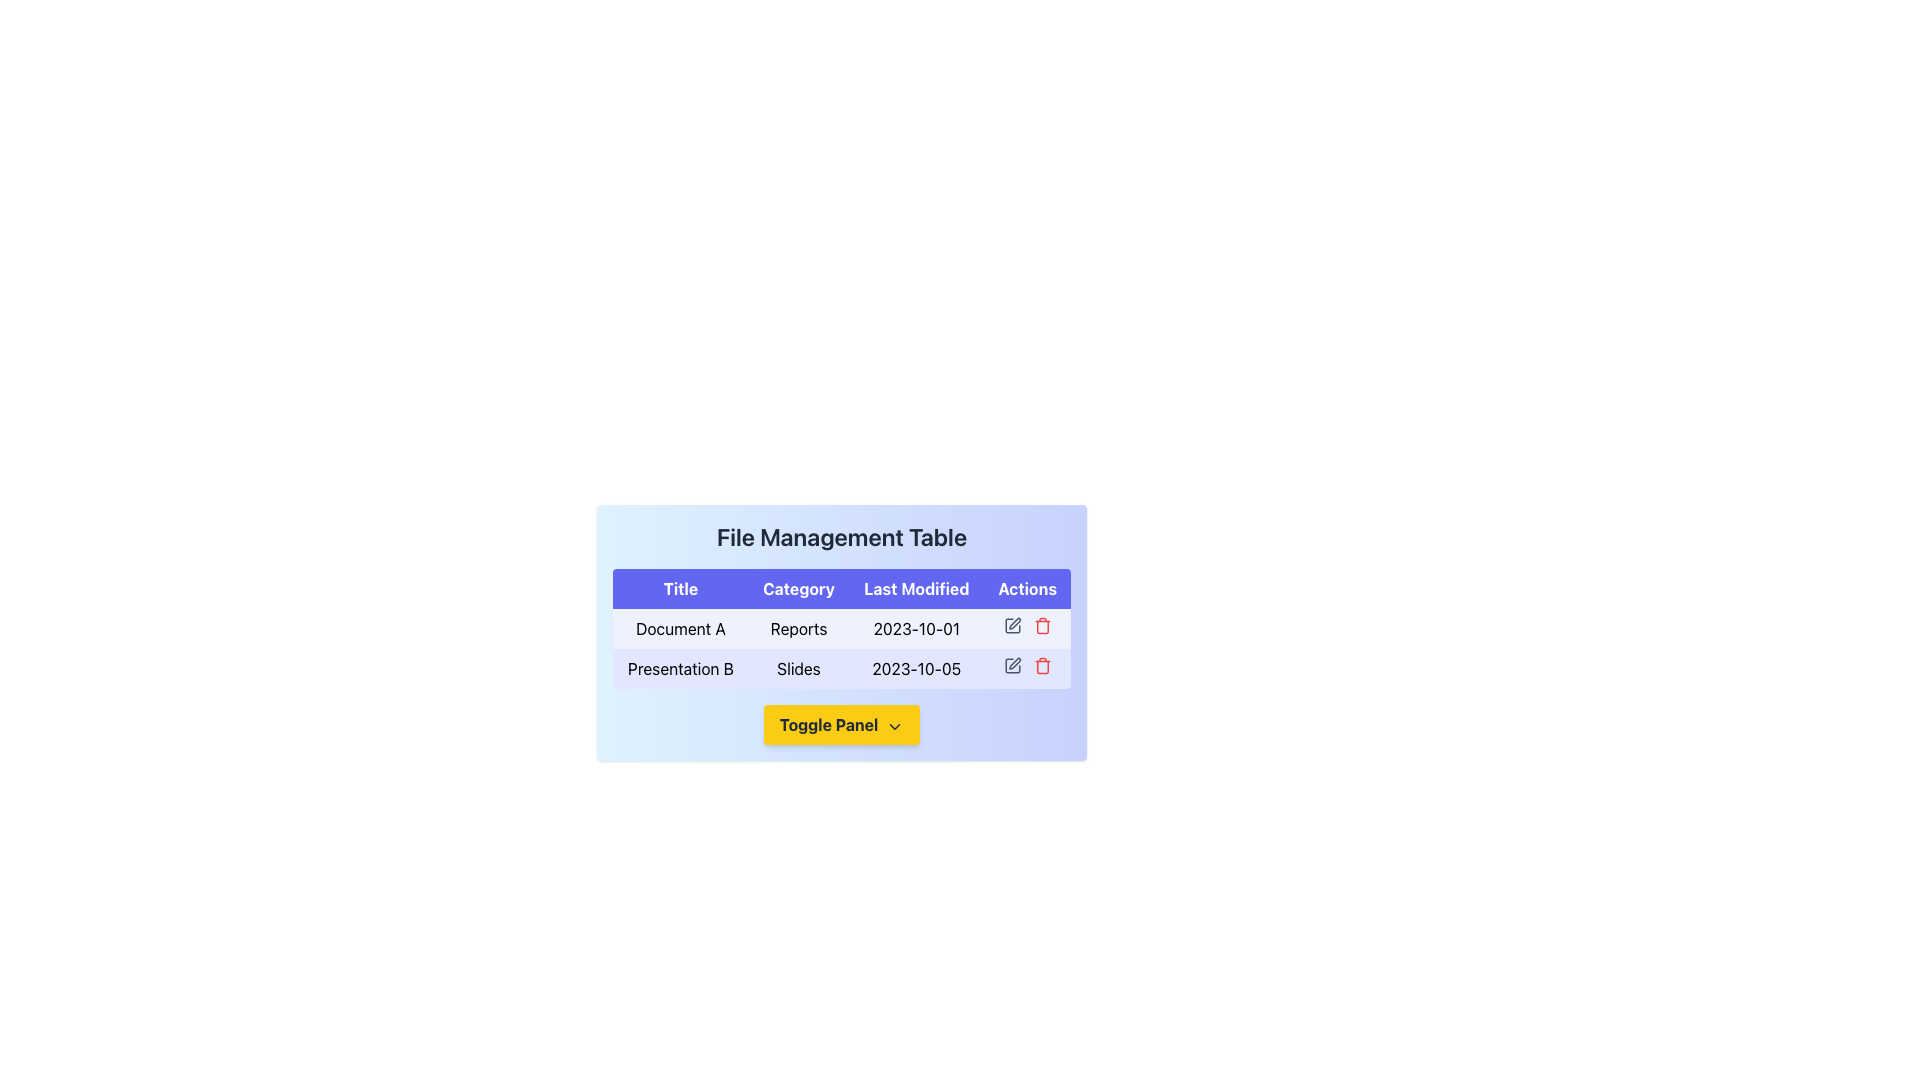  Describe the element at coordinates (1012, 666) in the screenshot. I see `the edit button located in the 'Actions' column of the second row in the table for the entry 'Presentation B' to modify or update it` at that location.